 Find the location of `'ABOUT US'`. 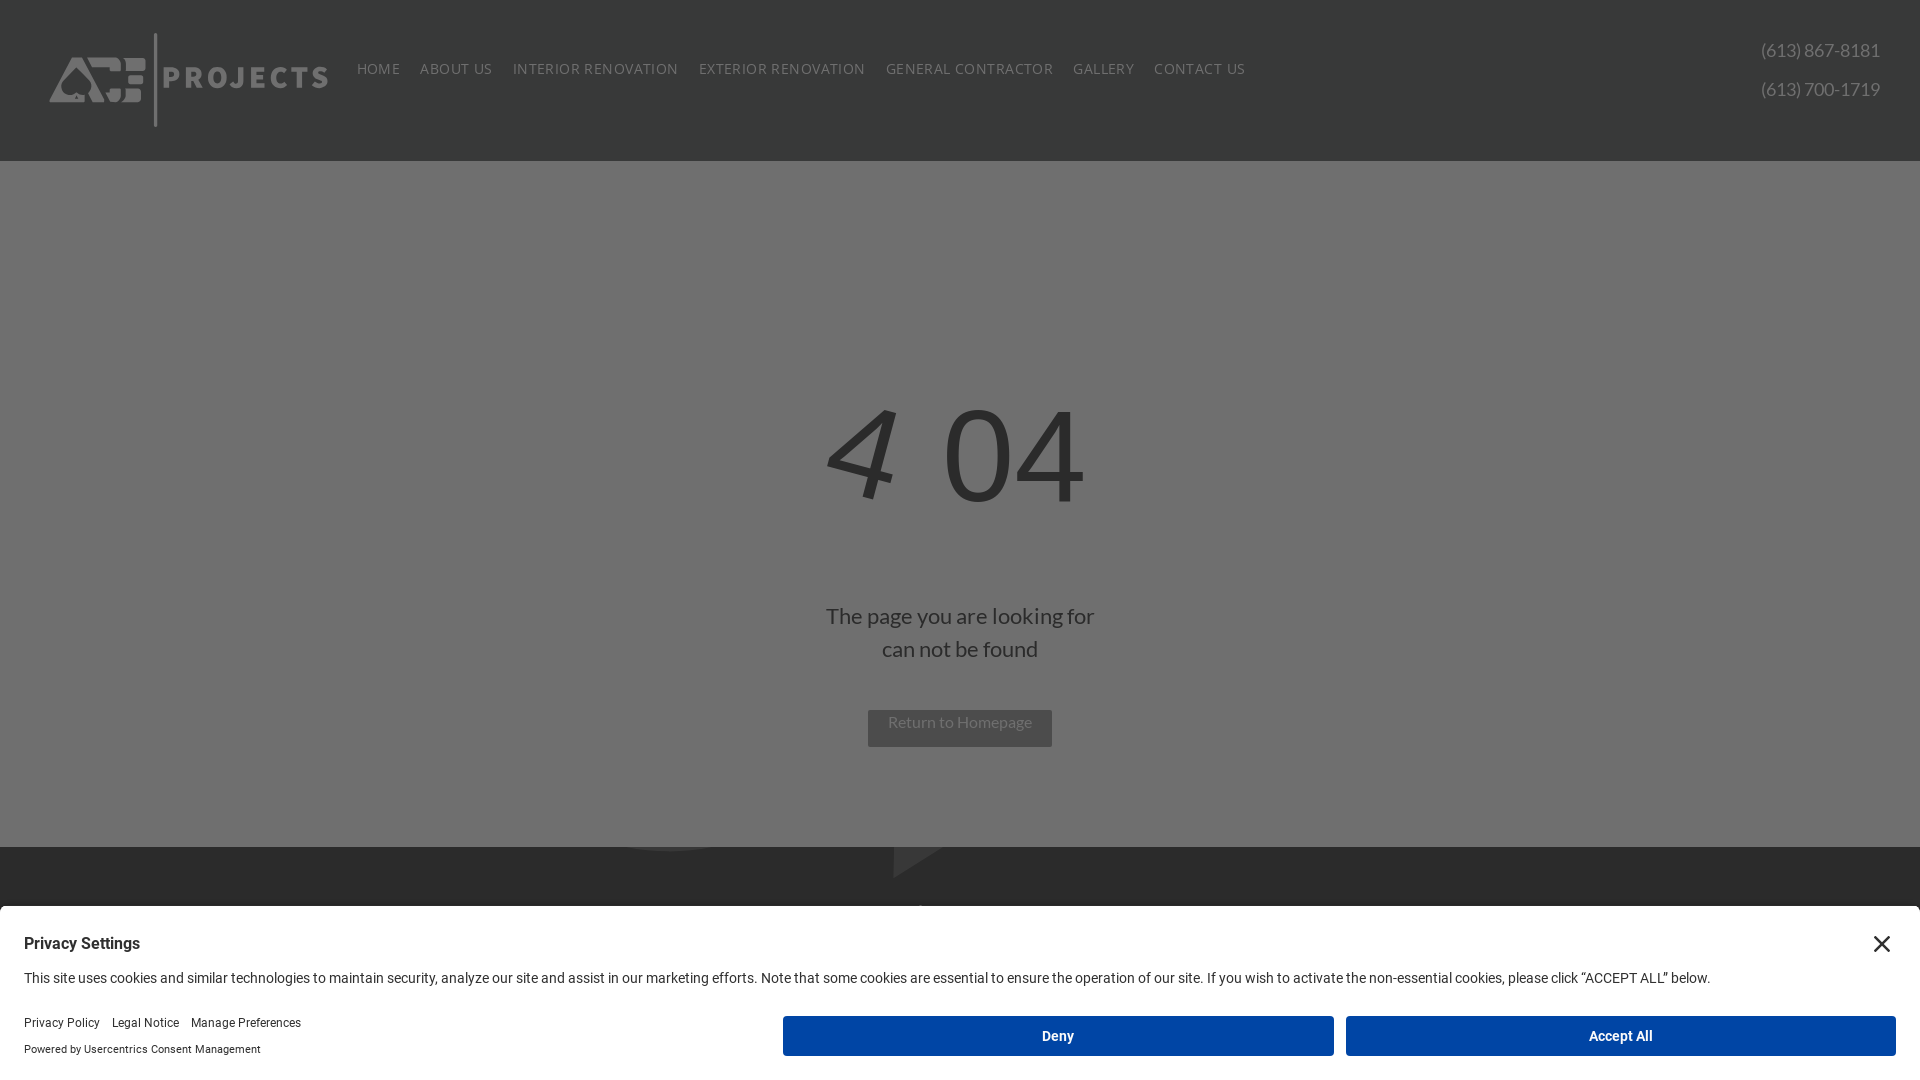

'ABOUT US' is located at coordinates (455, 67).